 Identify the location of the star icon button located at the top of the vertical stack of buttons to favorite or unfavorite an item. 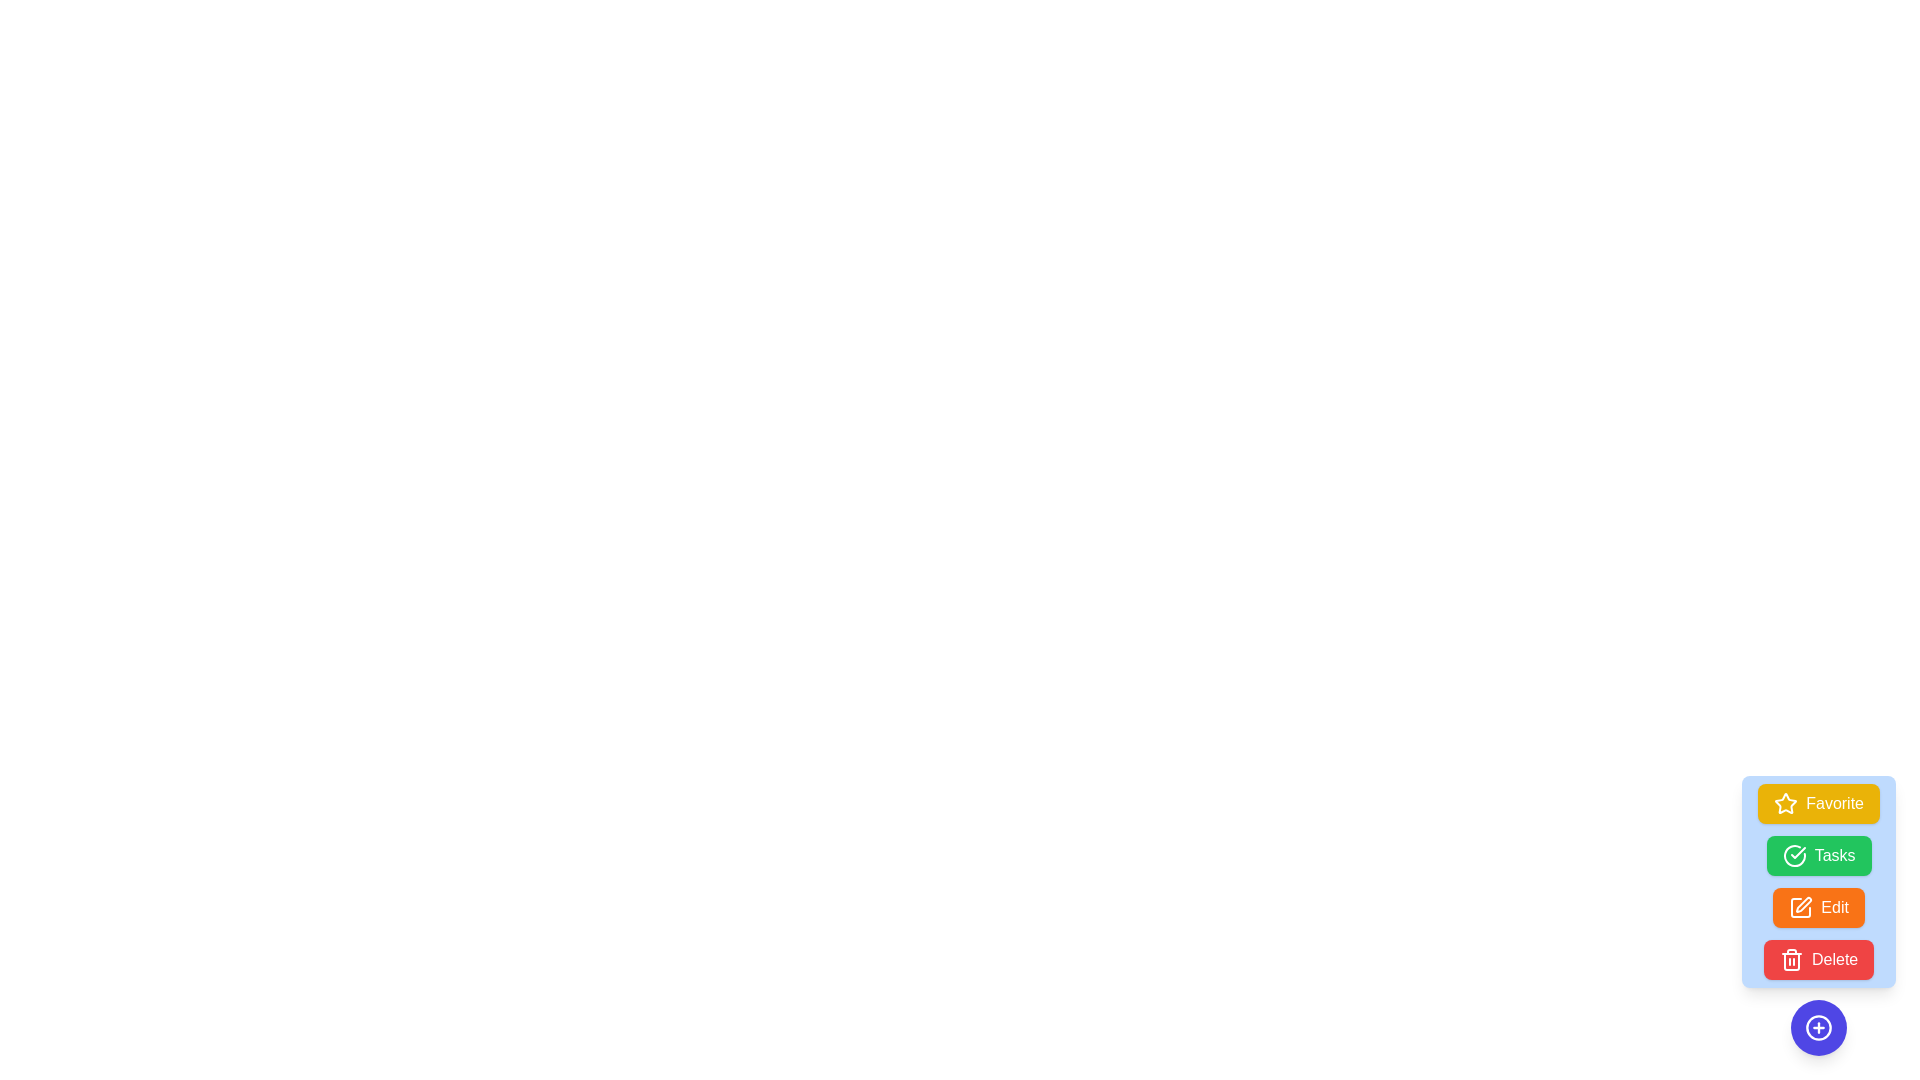
(1786, 802).